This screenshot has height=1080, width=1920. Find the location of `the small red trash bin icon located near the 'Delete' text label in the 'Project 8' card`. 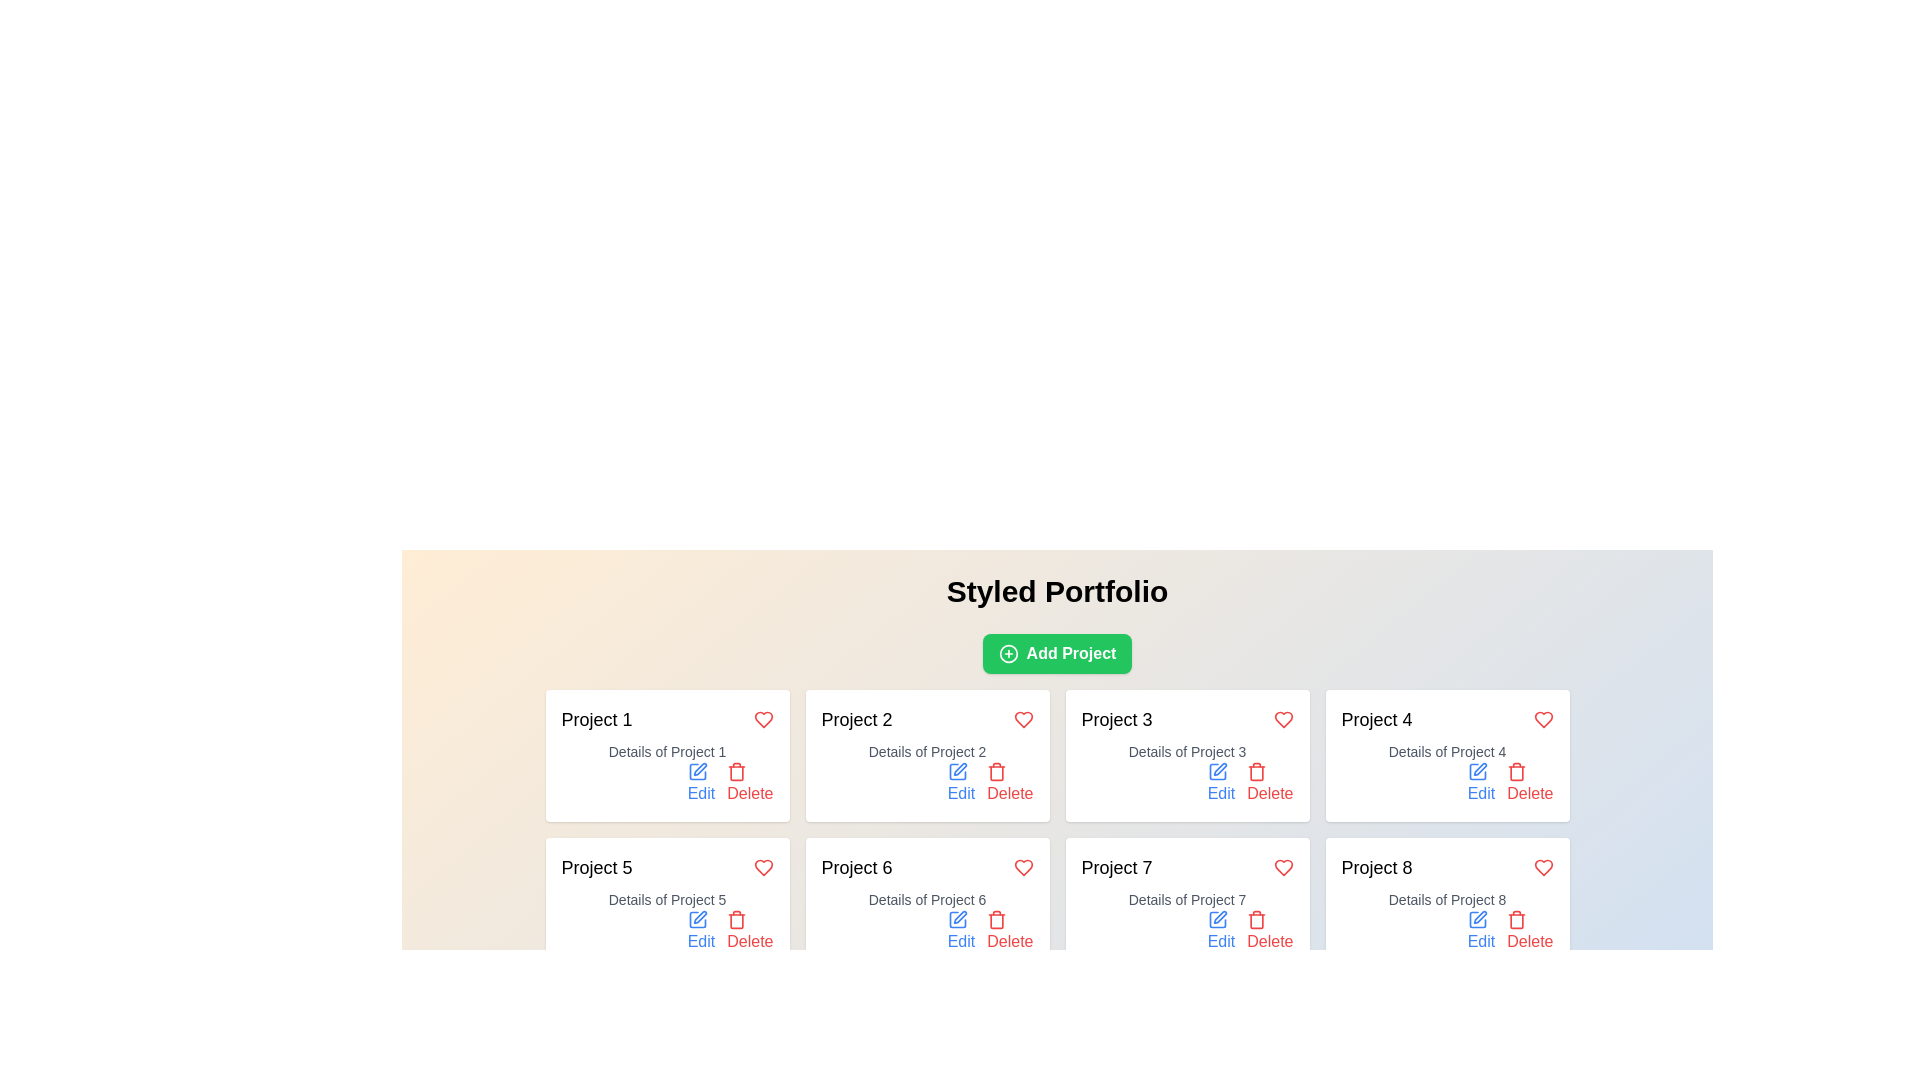

the small red trash bin icon located near the 'Delete' text label in the 'Project 8' card is located at coordinates (1517, 920).